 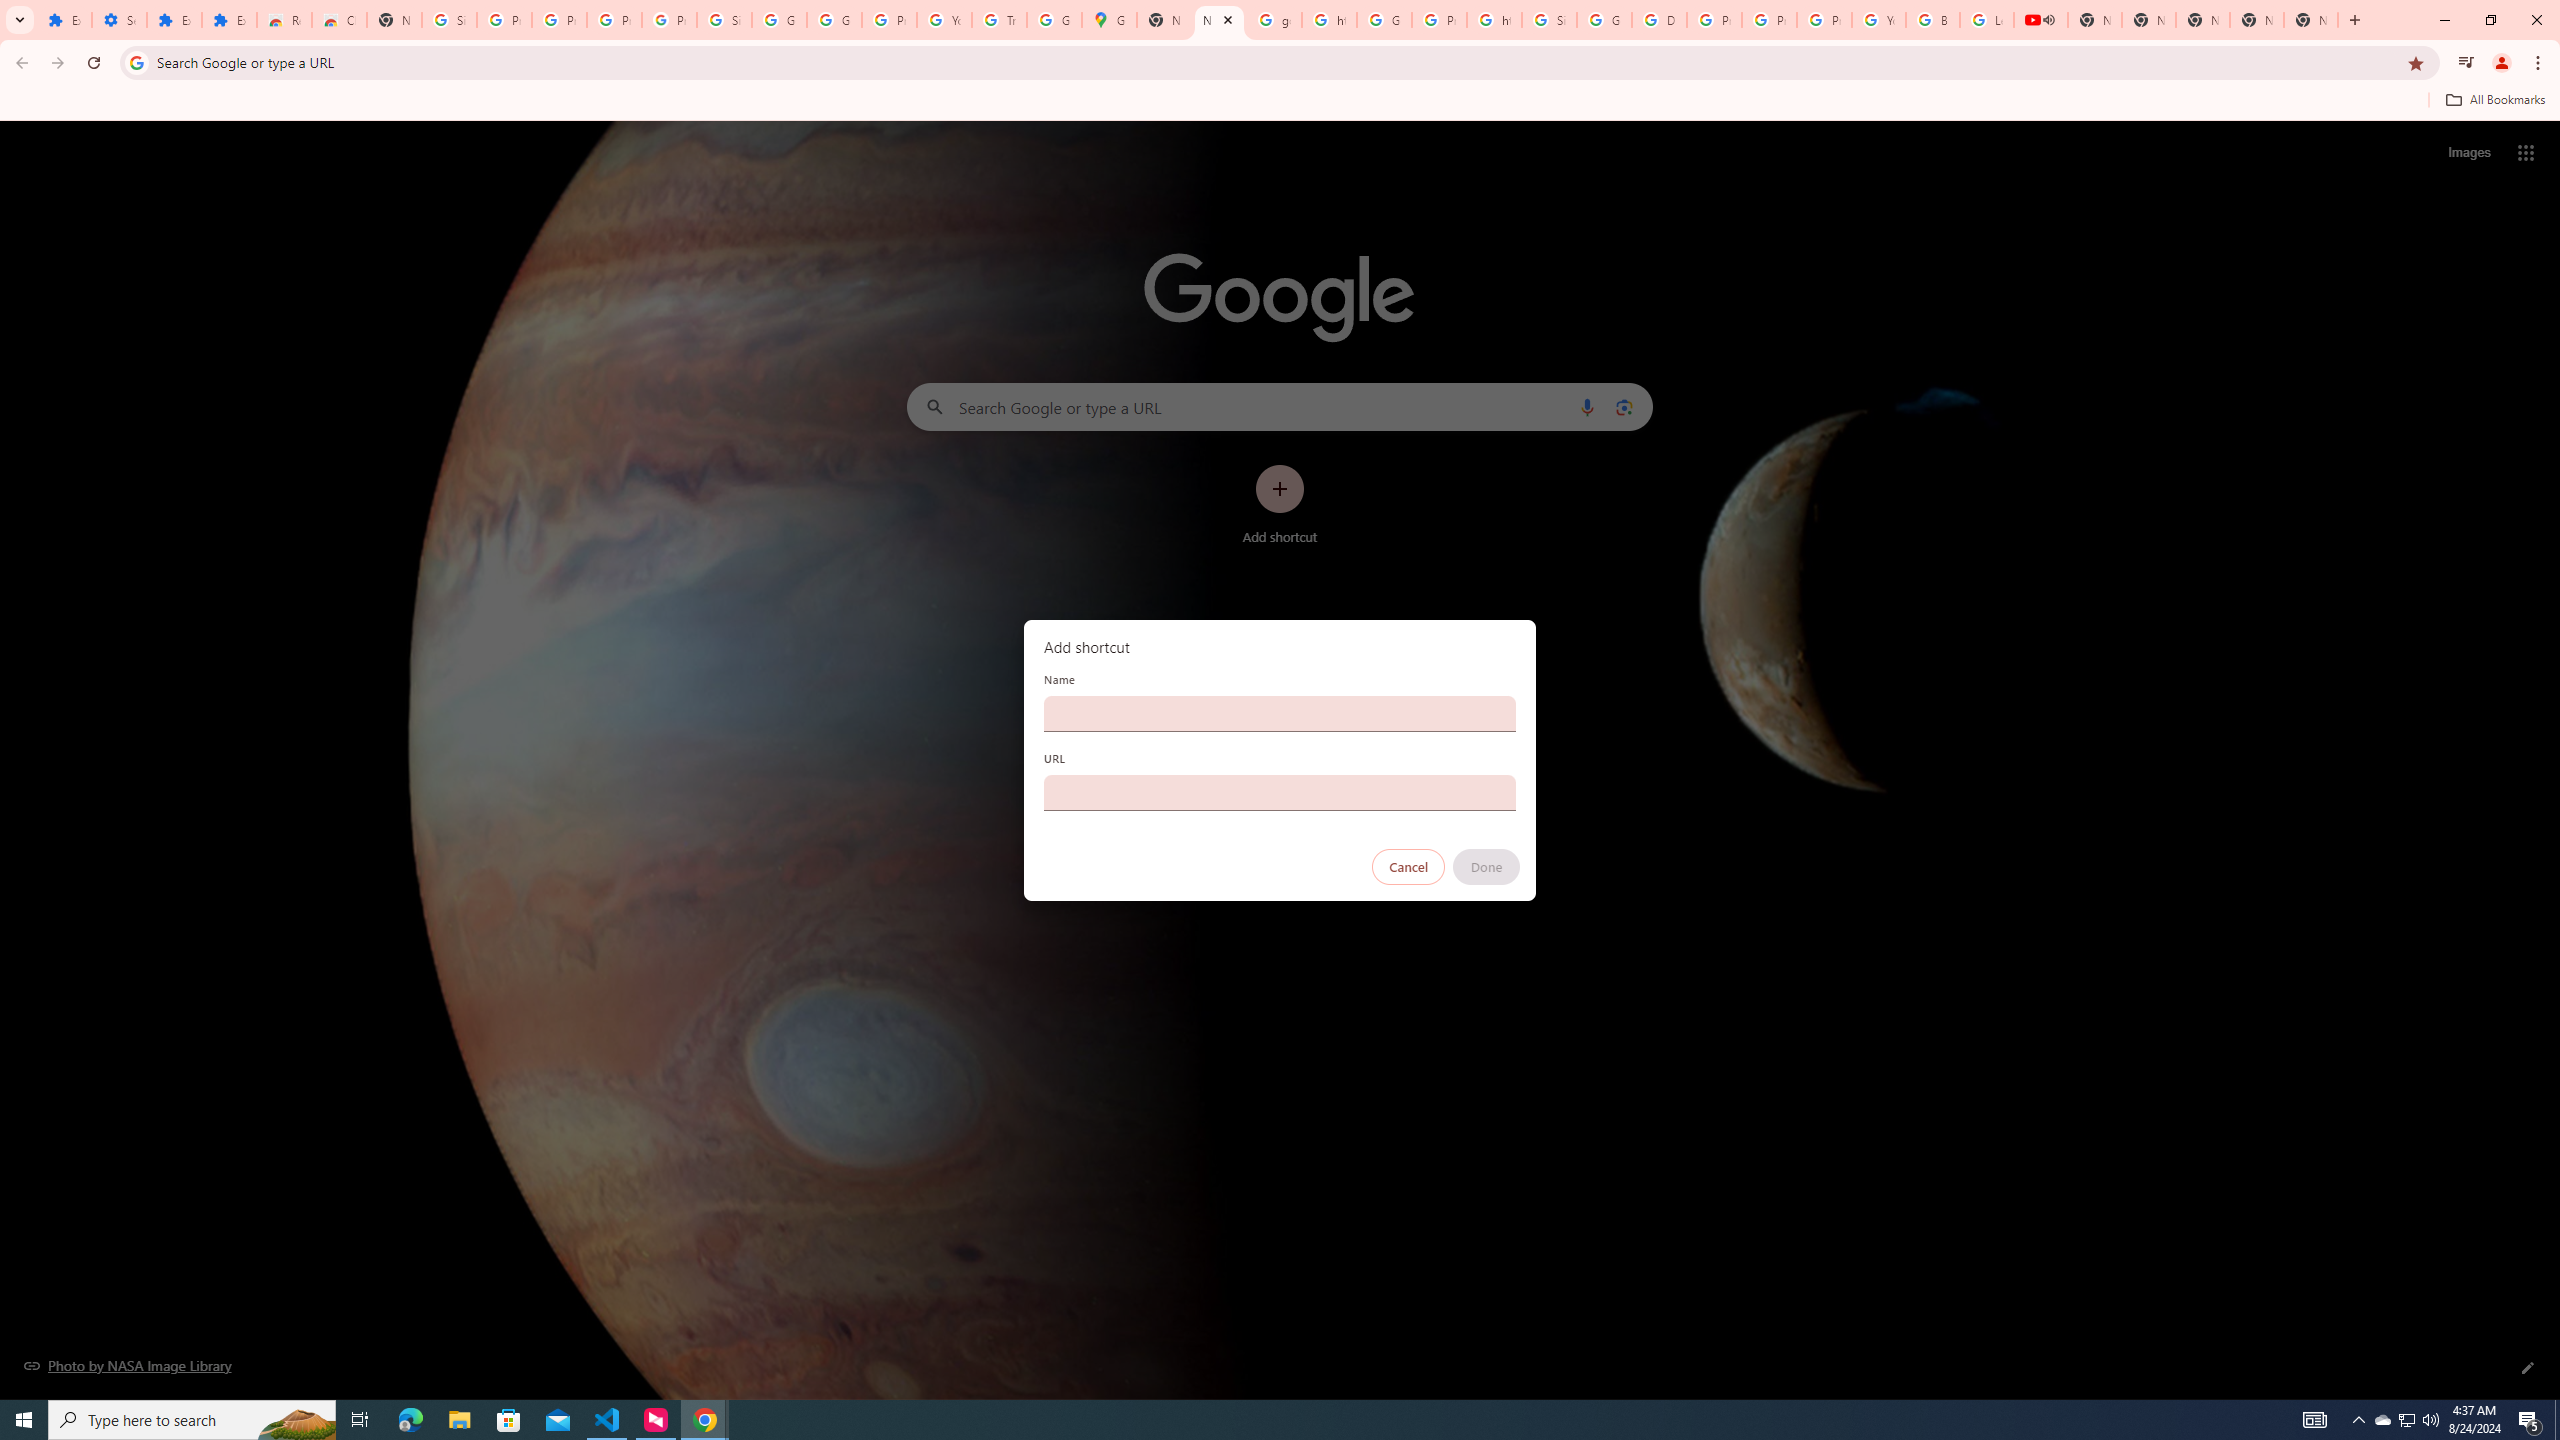 I want to click on 'Chrome Web Store - Themes', so click(x=338, y=19).